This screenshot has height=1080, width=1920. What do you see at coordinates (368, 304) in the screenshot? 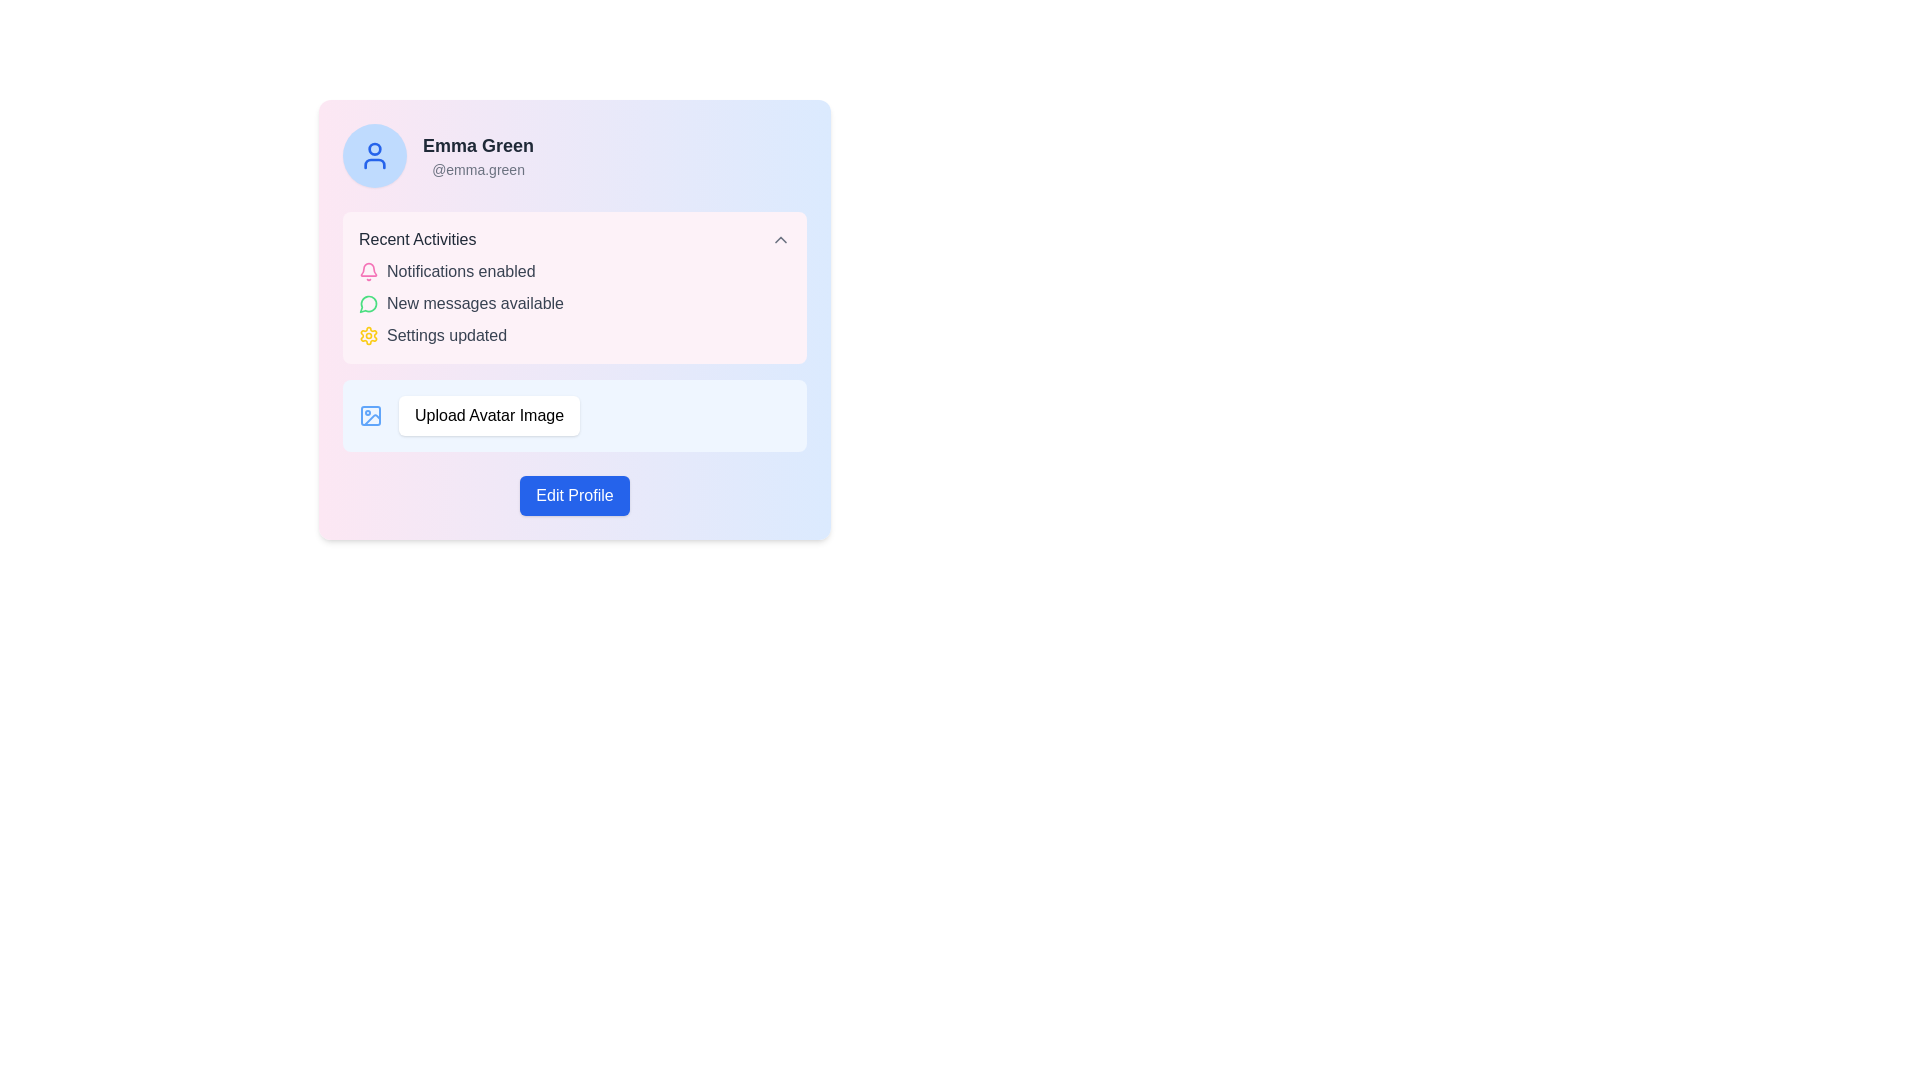
I see `the icon that indicates the presence of new messages or notifications, located in the 'Recent Activities' section, adjacent to 'New messages available'` at bounding box center [368, 304].